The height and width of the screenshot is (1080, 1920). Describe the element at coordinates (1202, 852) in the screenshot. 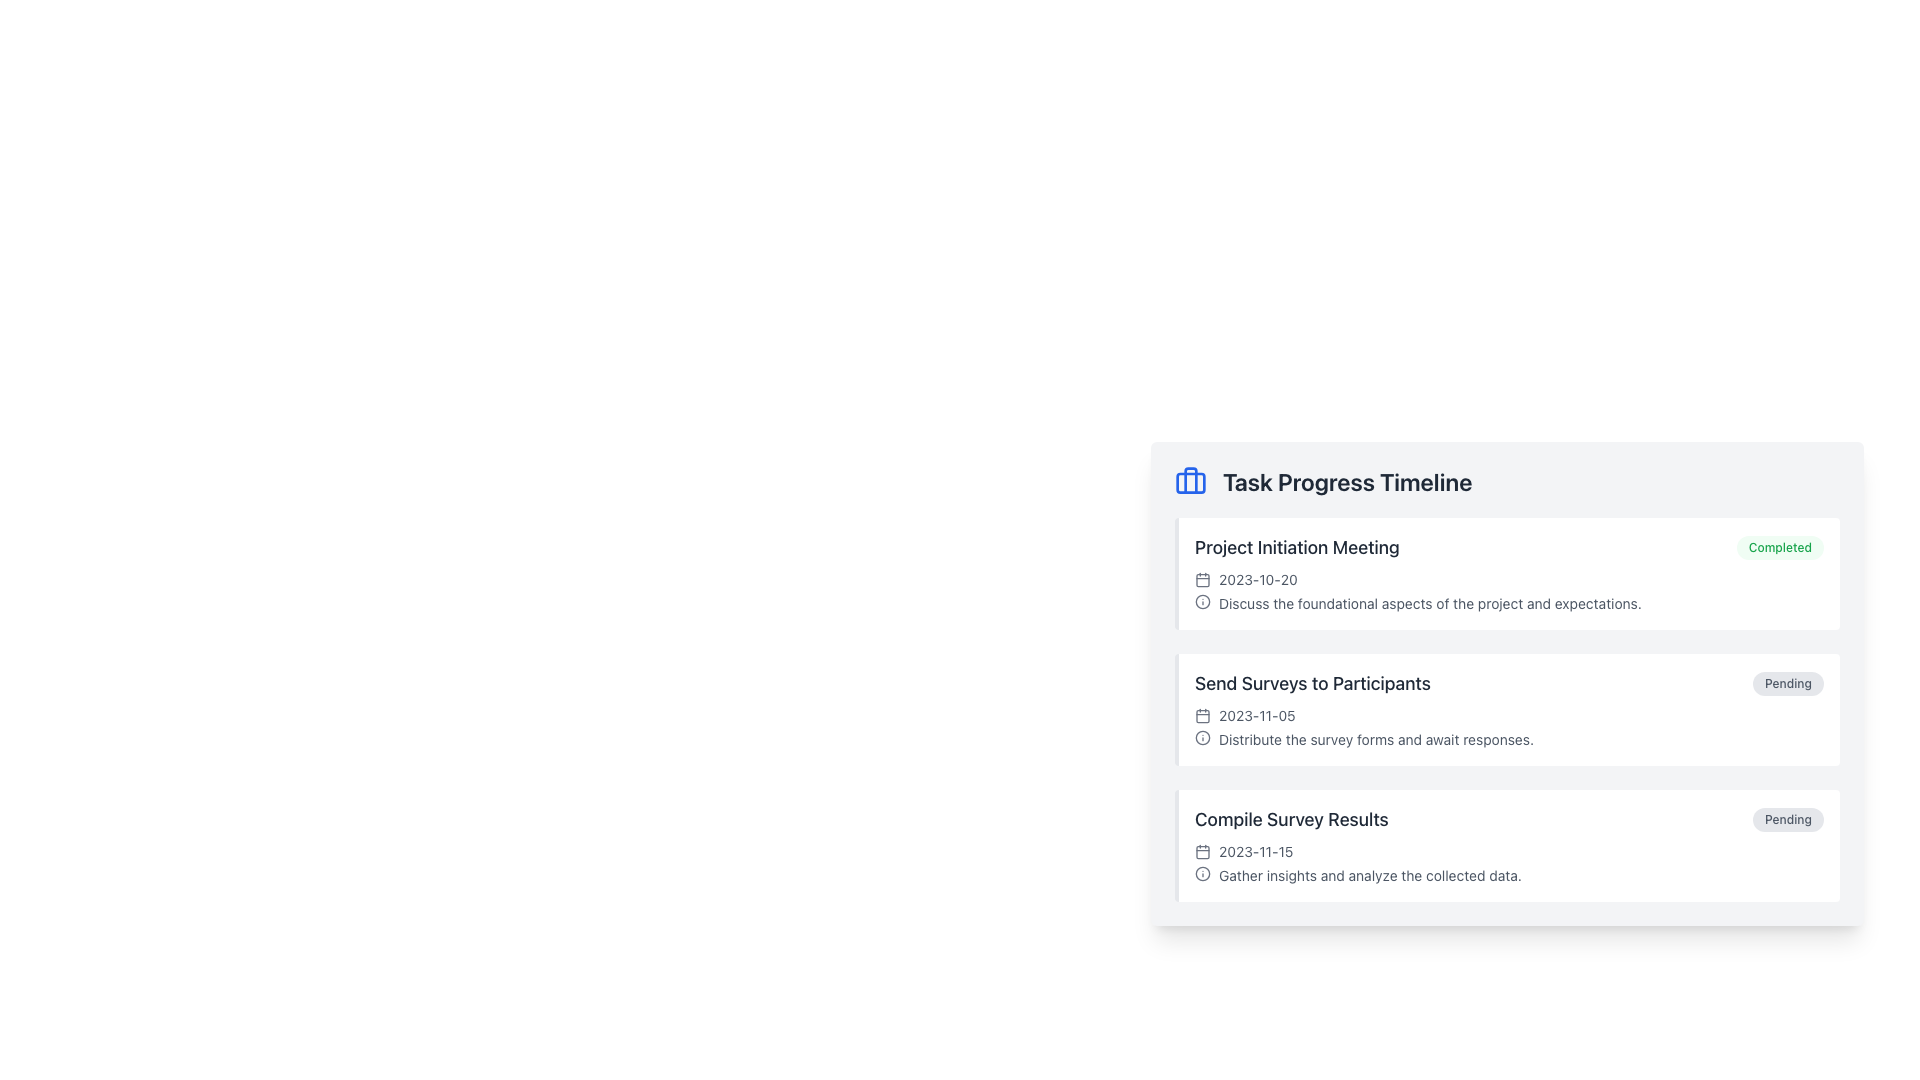

I see `the date icon representing '2023-11-15' in the timeline entry titled 'Compile Survey Results'` at that location.